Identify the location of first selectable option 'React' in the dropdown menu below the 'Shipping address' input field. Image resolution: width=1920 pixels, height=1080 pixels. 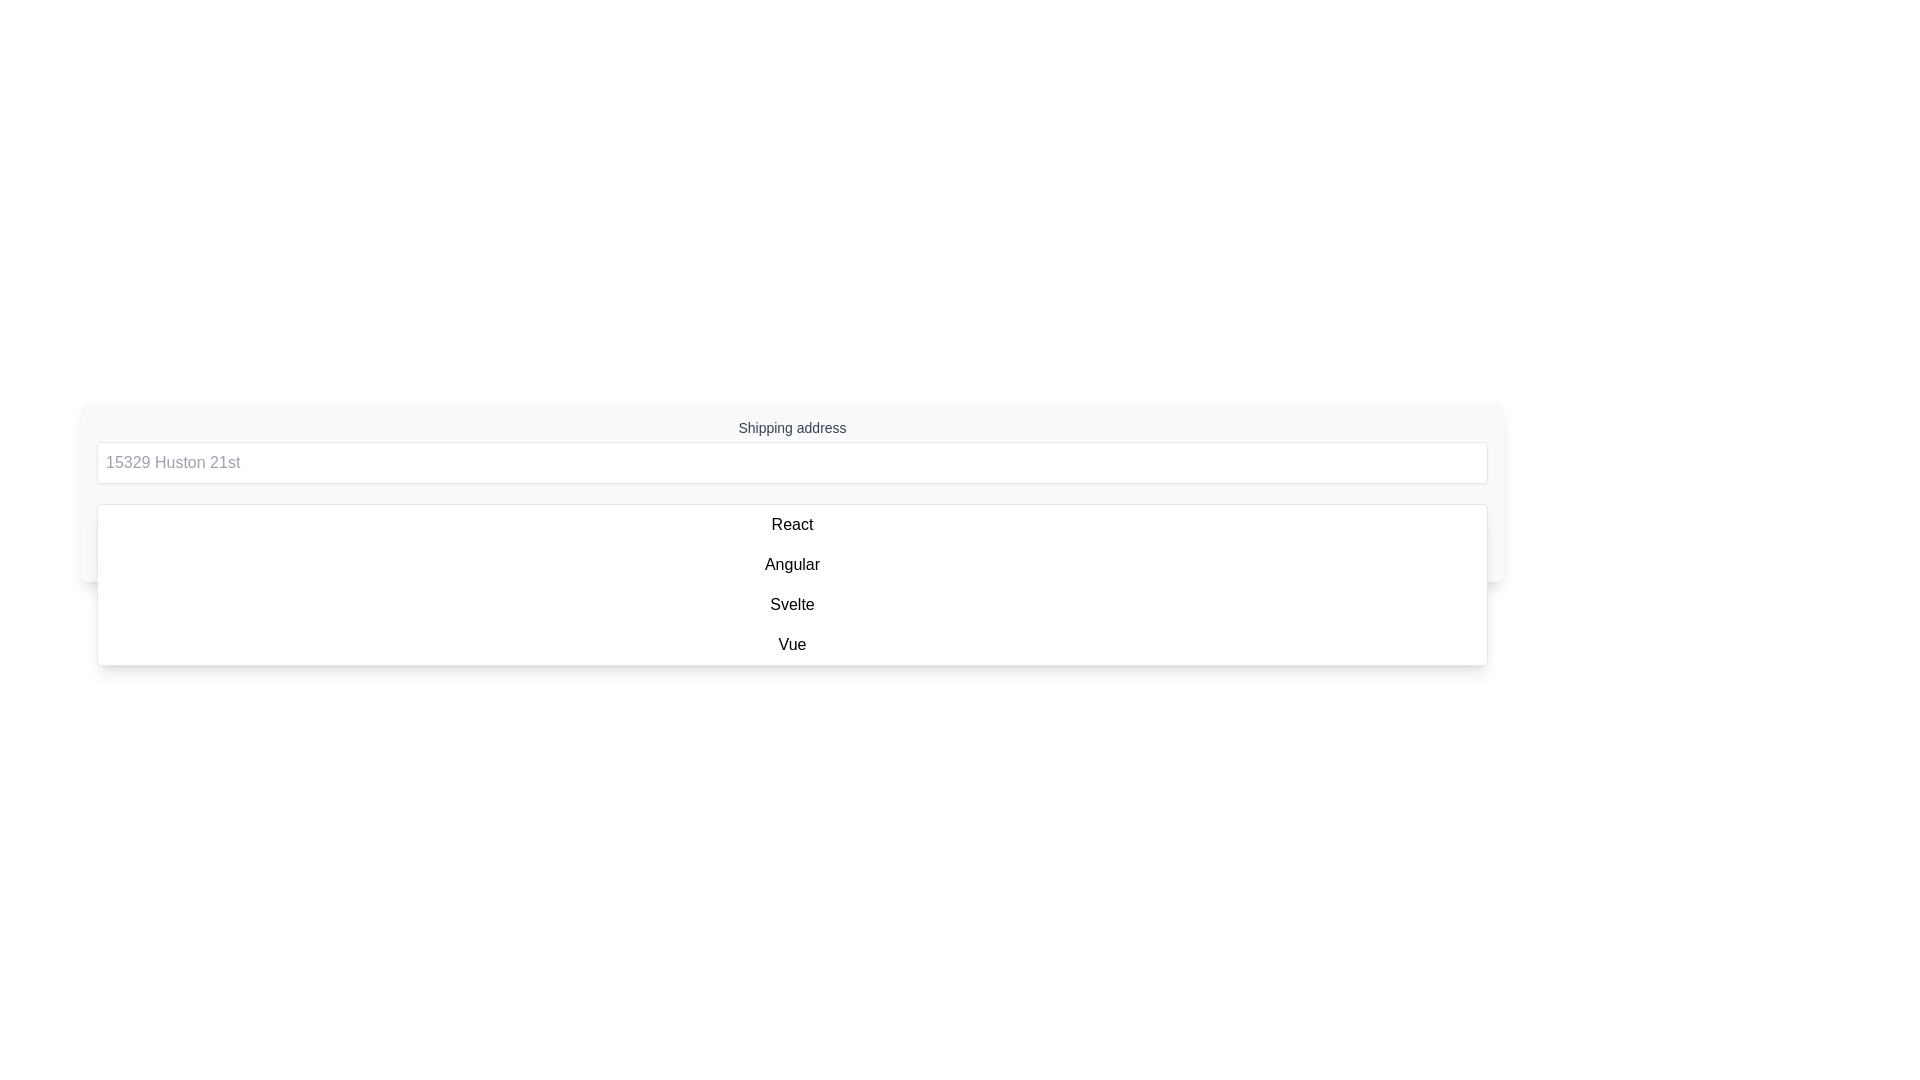
(791, 523).